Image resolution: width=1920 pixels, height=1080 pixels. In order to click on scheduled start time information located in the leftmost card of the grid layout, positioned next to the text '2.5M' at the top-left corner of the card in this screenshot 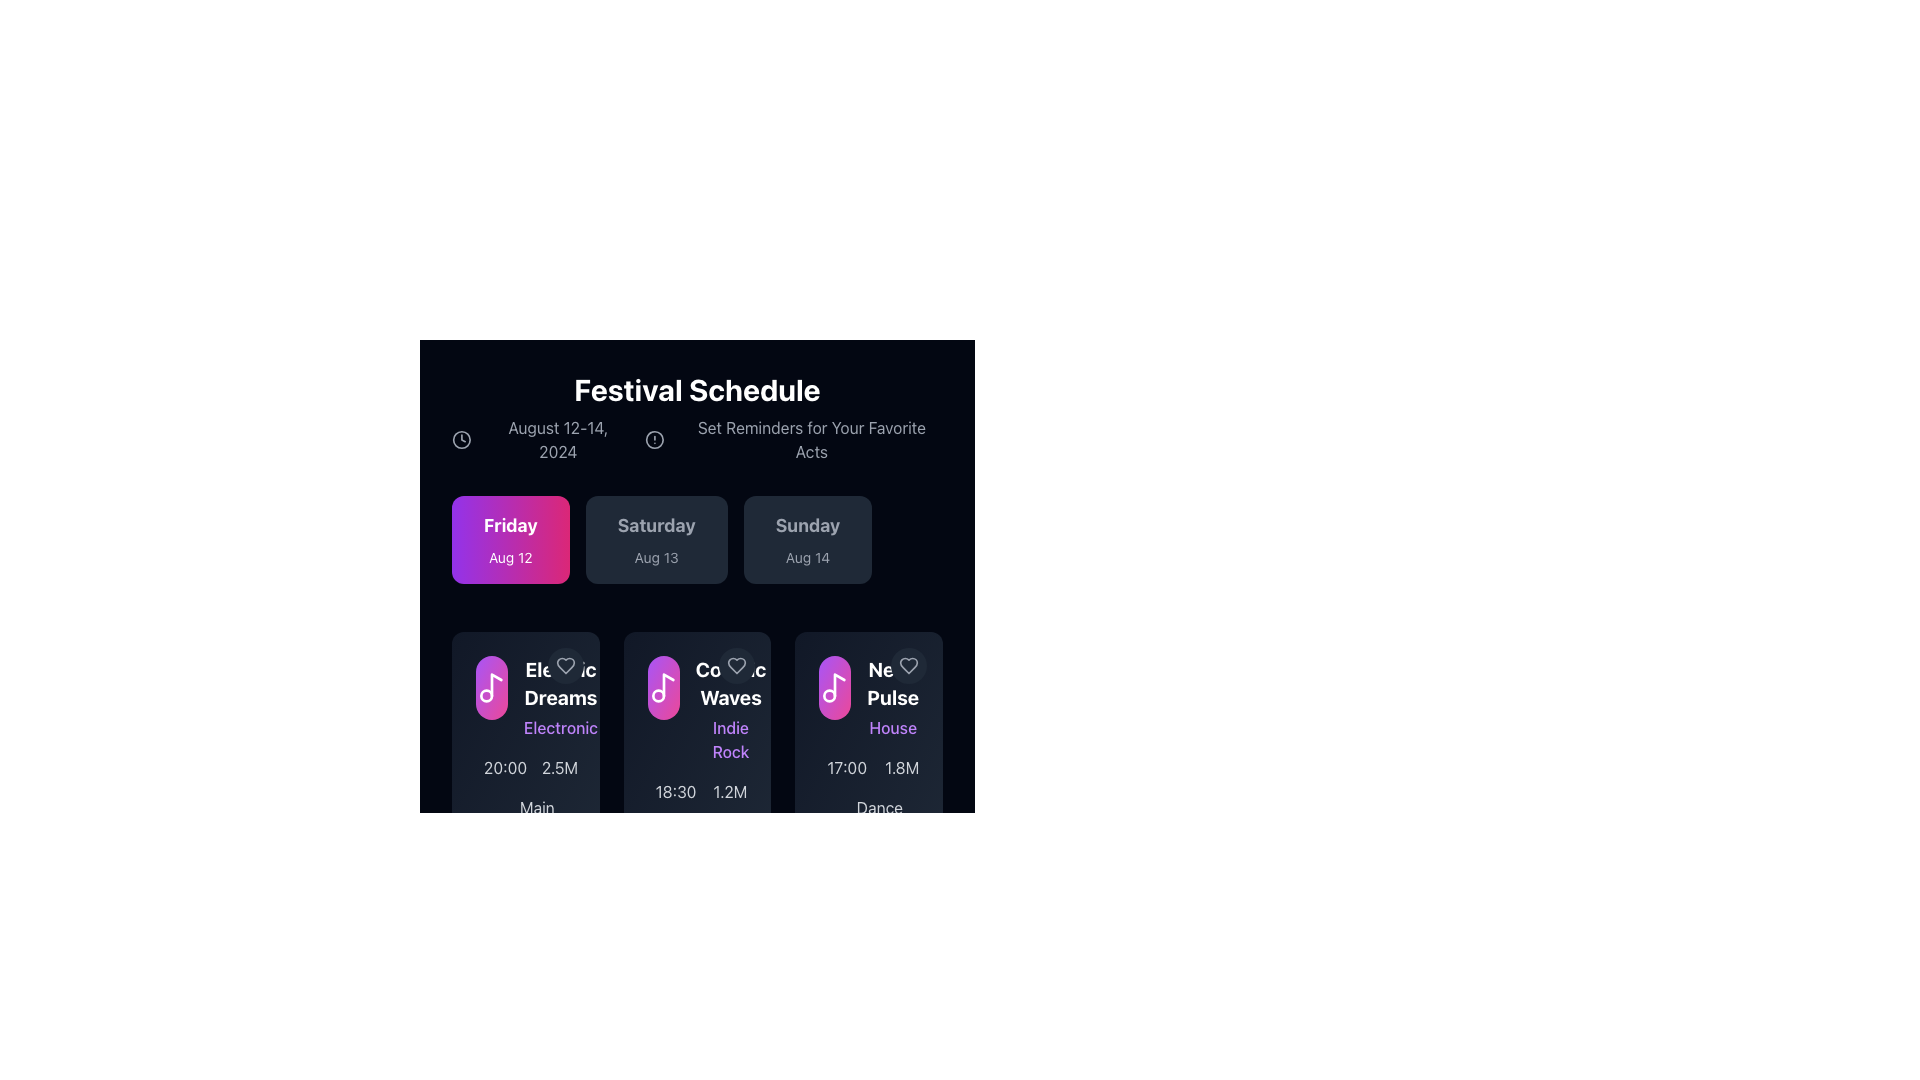, I will do `click(496, 766)`.